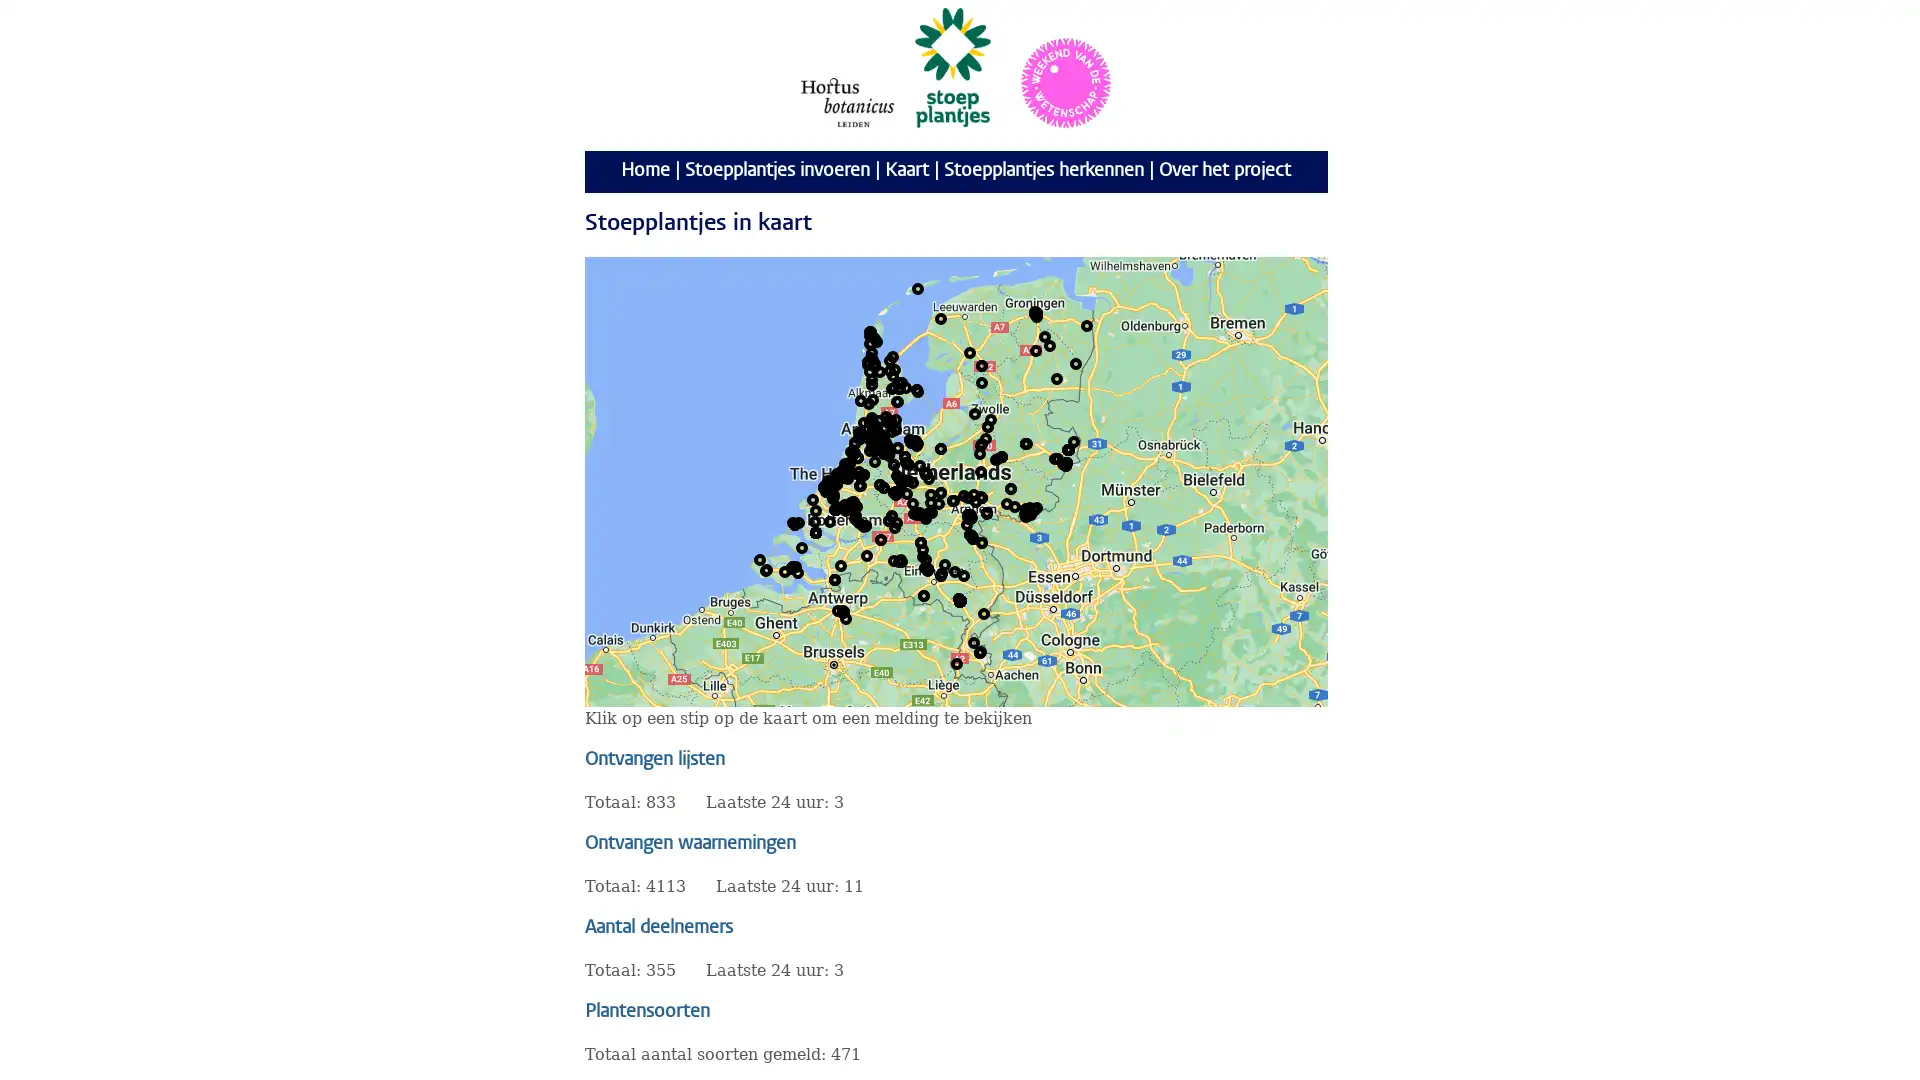  Describe the element at coordinates (835, 508) in the screenshot. I see `Telling van Aad Jonkvorst op 30 mei 2022` at that location.